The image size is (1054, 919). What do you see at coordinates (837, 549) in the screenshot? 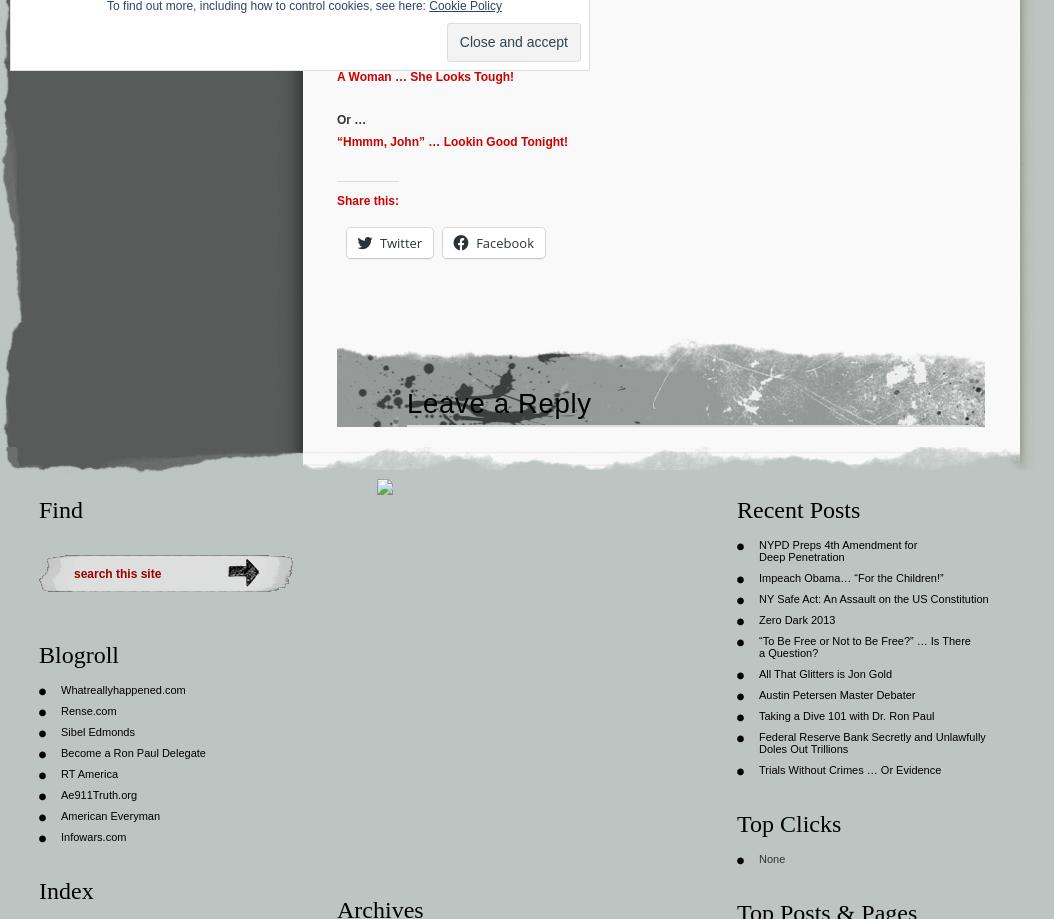
I see `'NYPD Preps 4th Amendment for Deep Penetration'` at bounding box center [837, 549].